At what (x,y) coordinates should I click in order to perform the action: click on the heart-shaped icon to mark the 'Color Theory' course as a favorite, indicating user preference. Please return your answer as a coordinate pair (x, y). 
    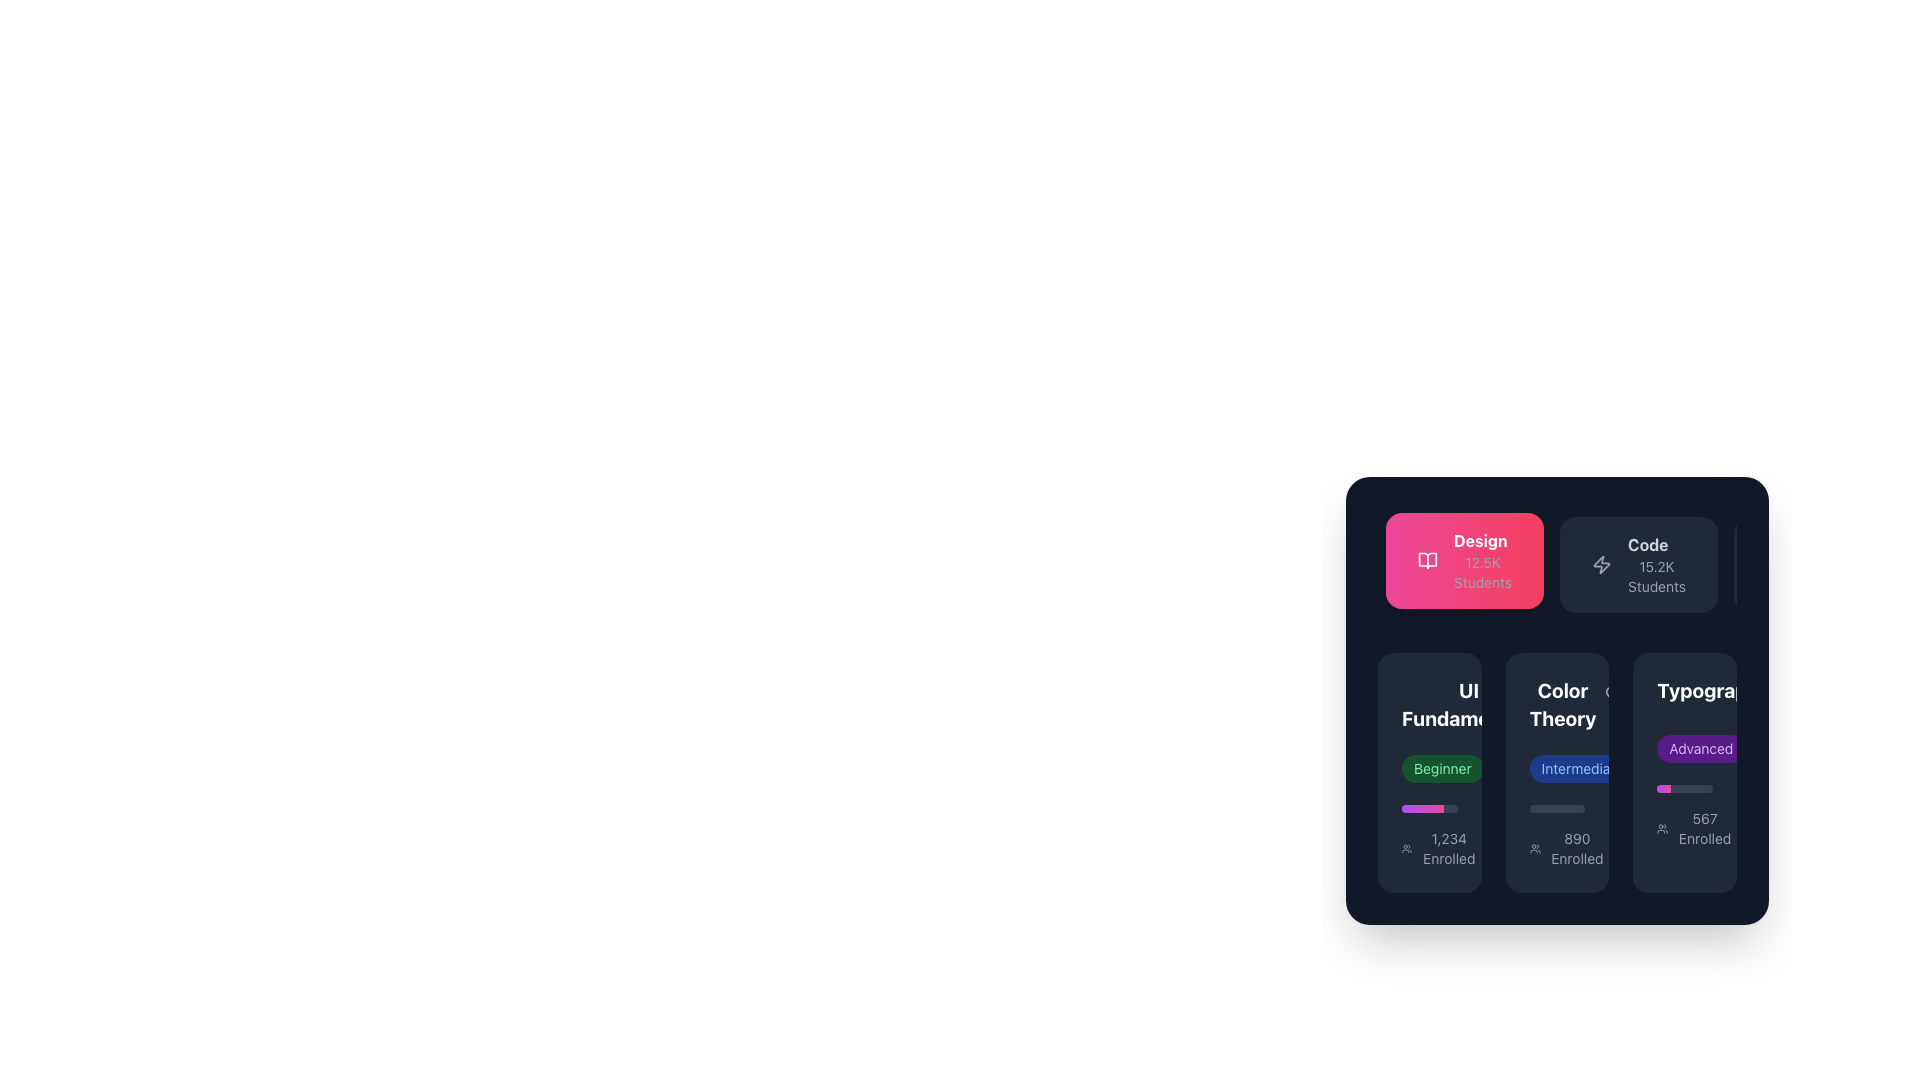
    Looking at the image, I should click on (1553, 693).